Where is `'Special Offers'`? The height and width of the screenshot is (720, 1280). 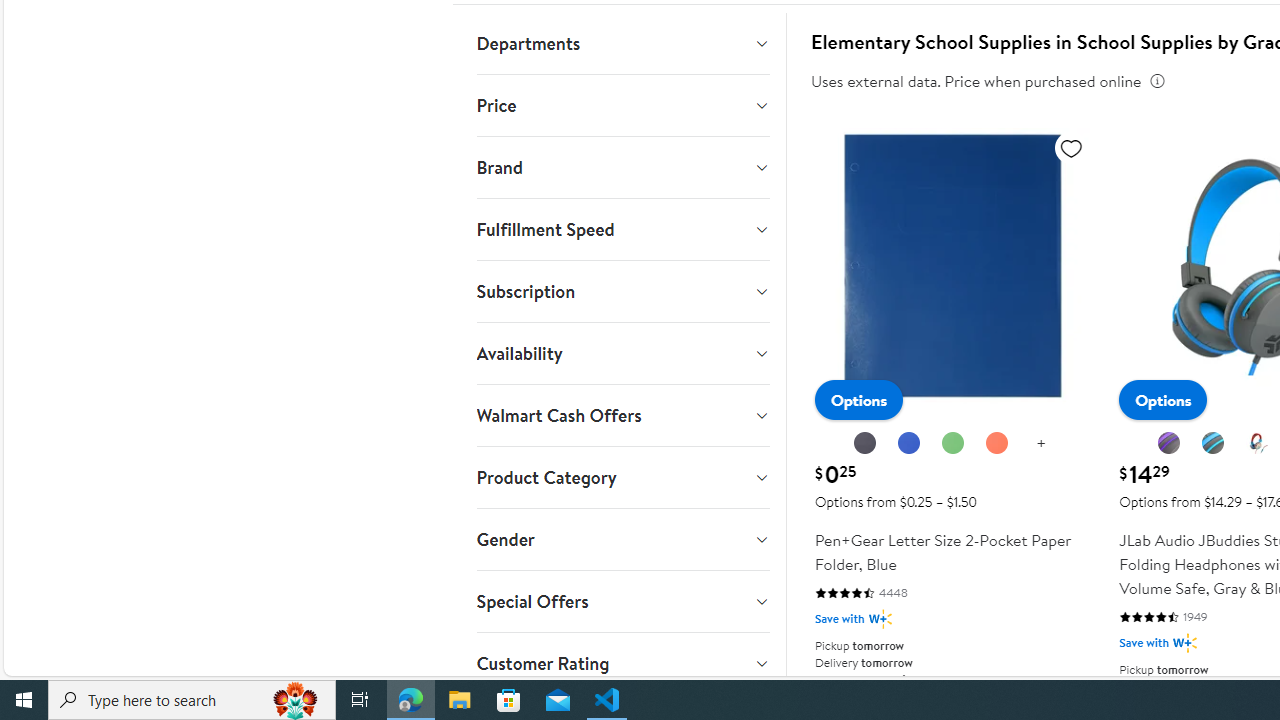 'Special Offers' is located at coordinates (621, 600).